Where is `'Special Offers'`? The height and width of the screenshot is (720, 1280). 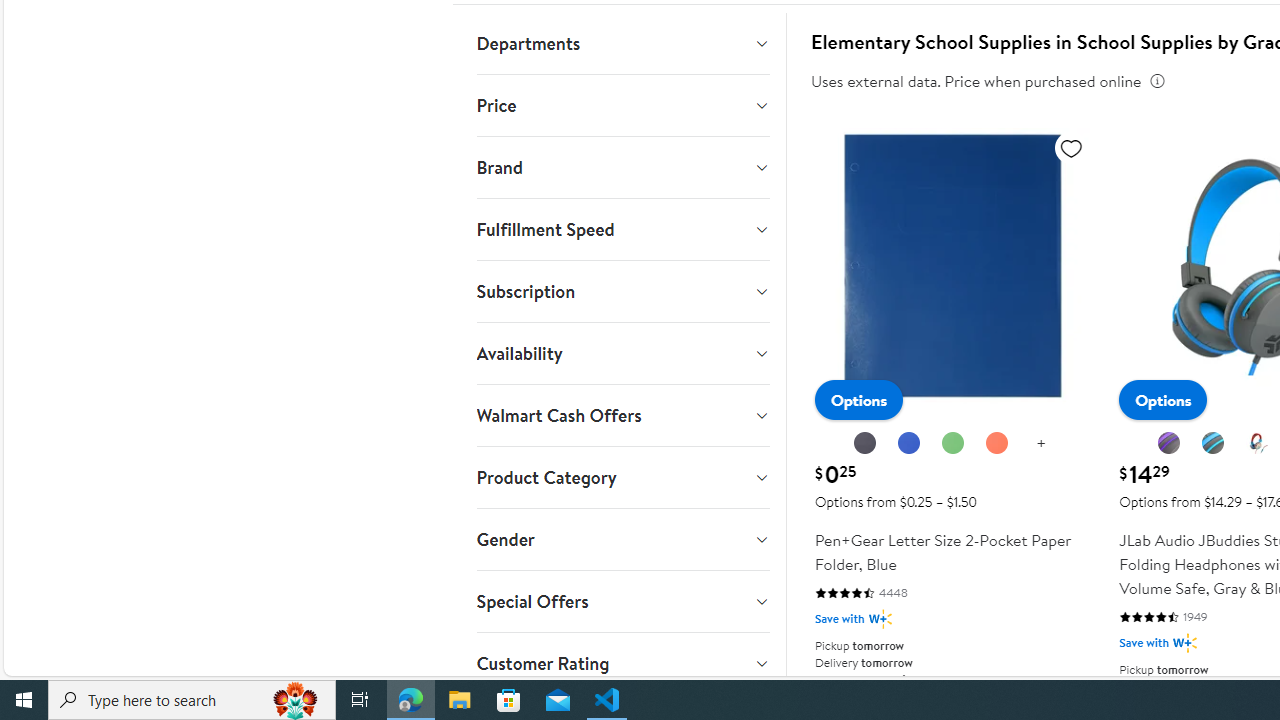 'Special Offers' is located at coordinates (621, 600).